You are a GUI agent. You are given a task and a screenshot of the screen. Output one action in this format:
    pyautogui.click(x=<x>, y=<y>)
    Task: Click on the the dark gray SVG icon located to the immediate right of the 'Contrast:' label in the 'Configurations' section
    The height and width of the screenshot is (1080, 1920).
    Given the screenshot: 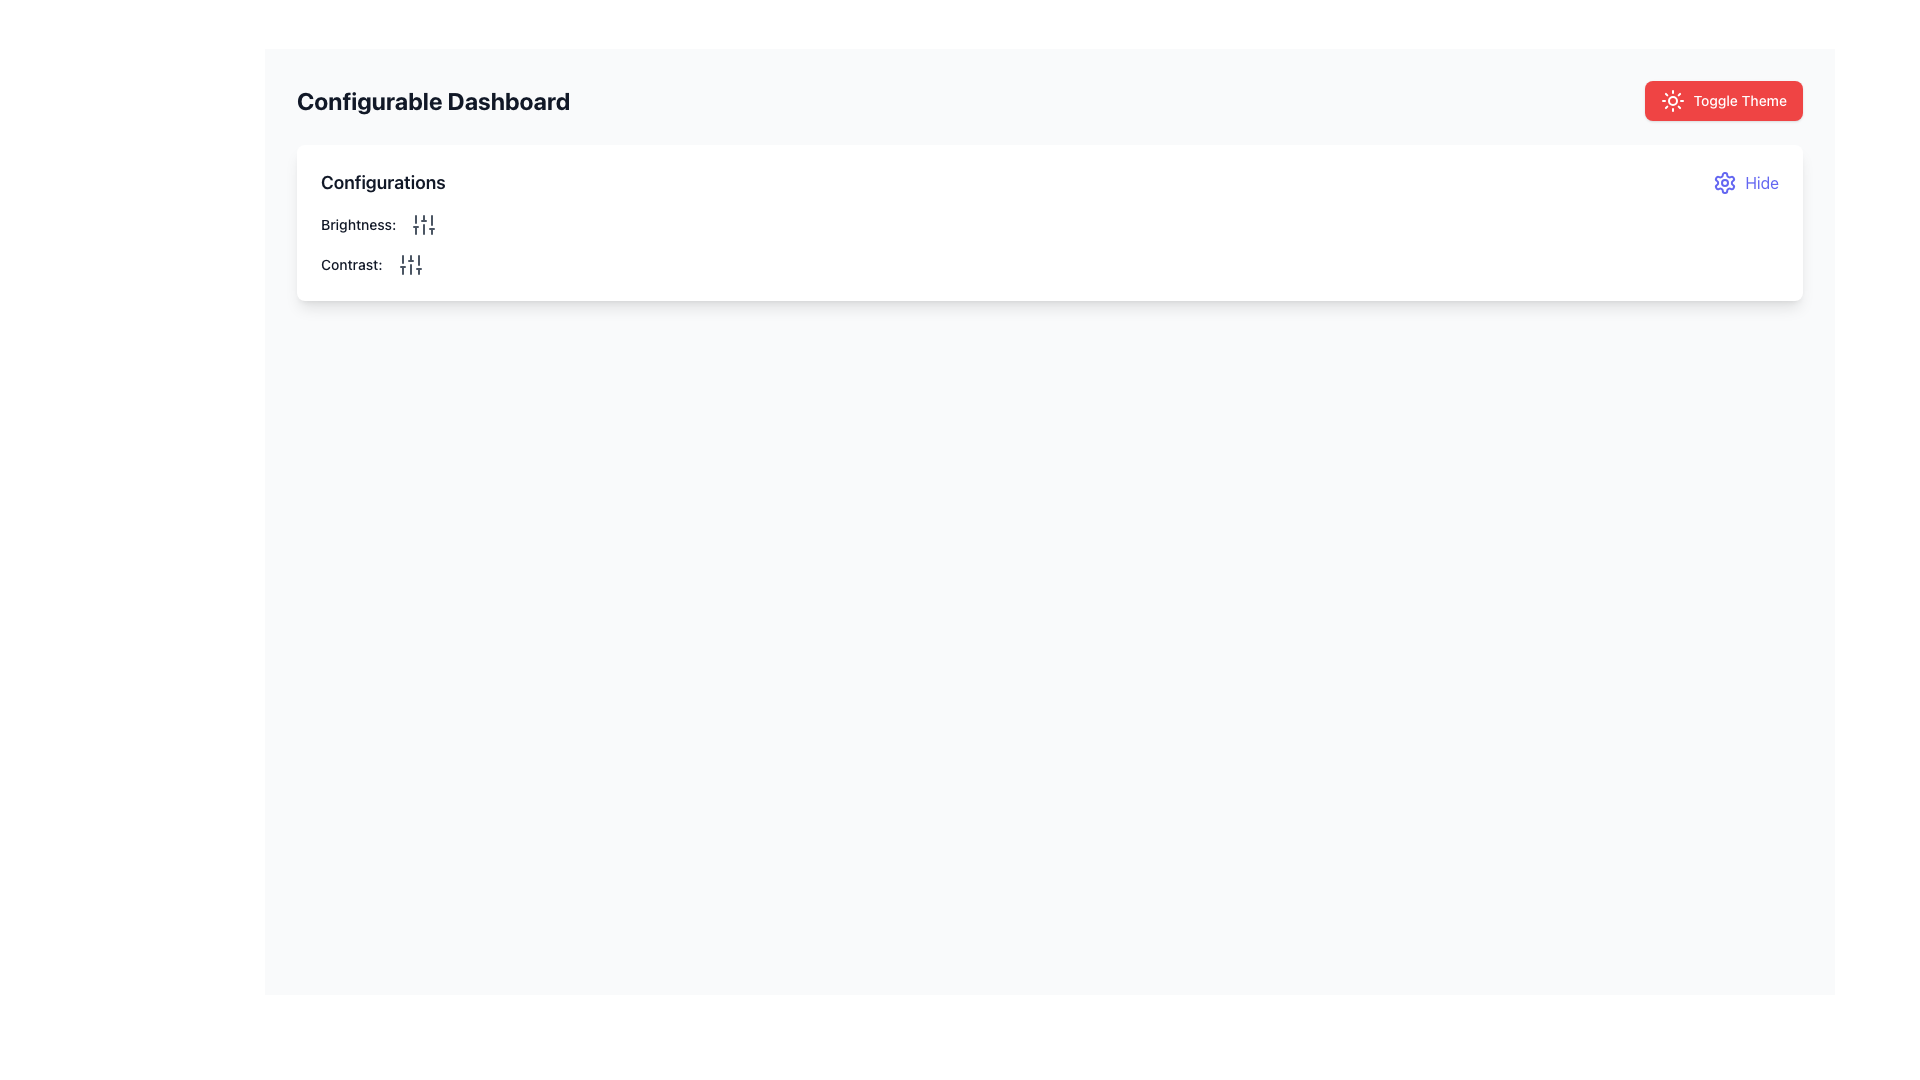 What is the action you would take?
    pyautogui.click(x=409, y=264)
    